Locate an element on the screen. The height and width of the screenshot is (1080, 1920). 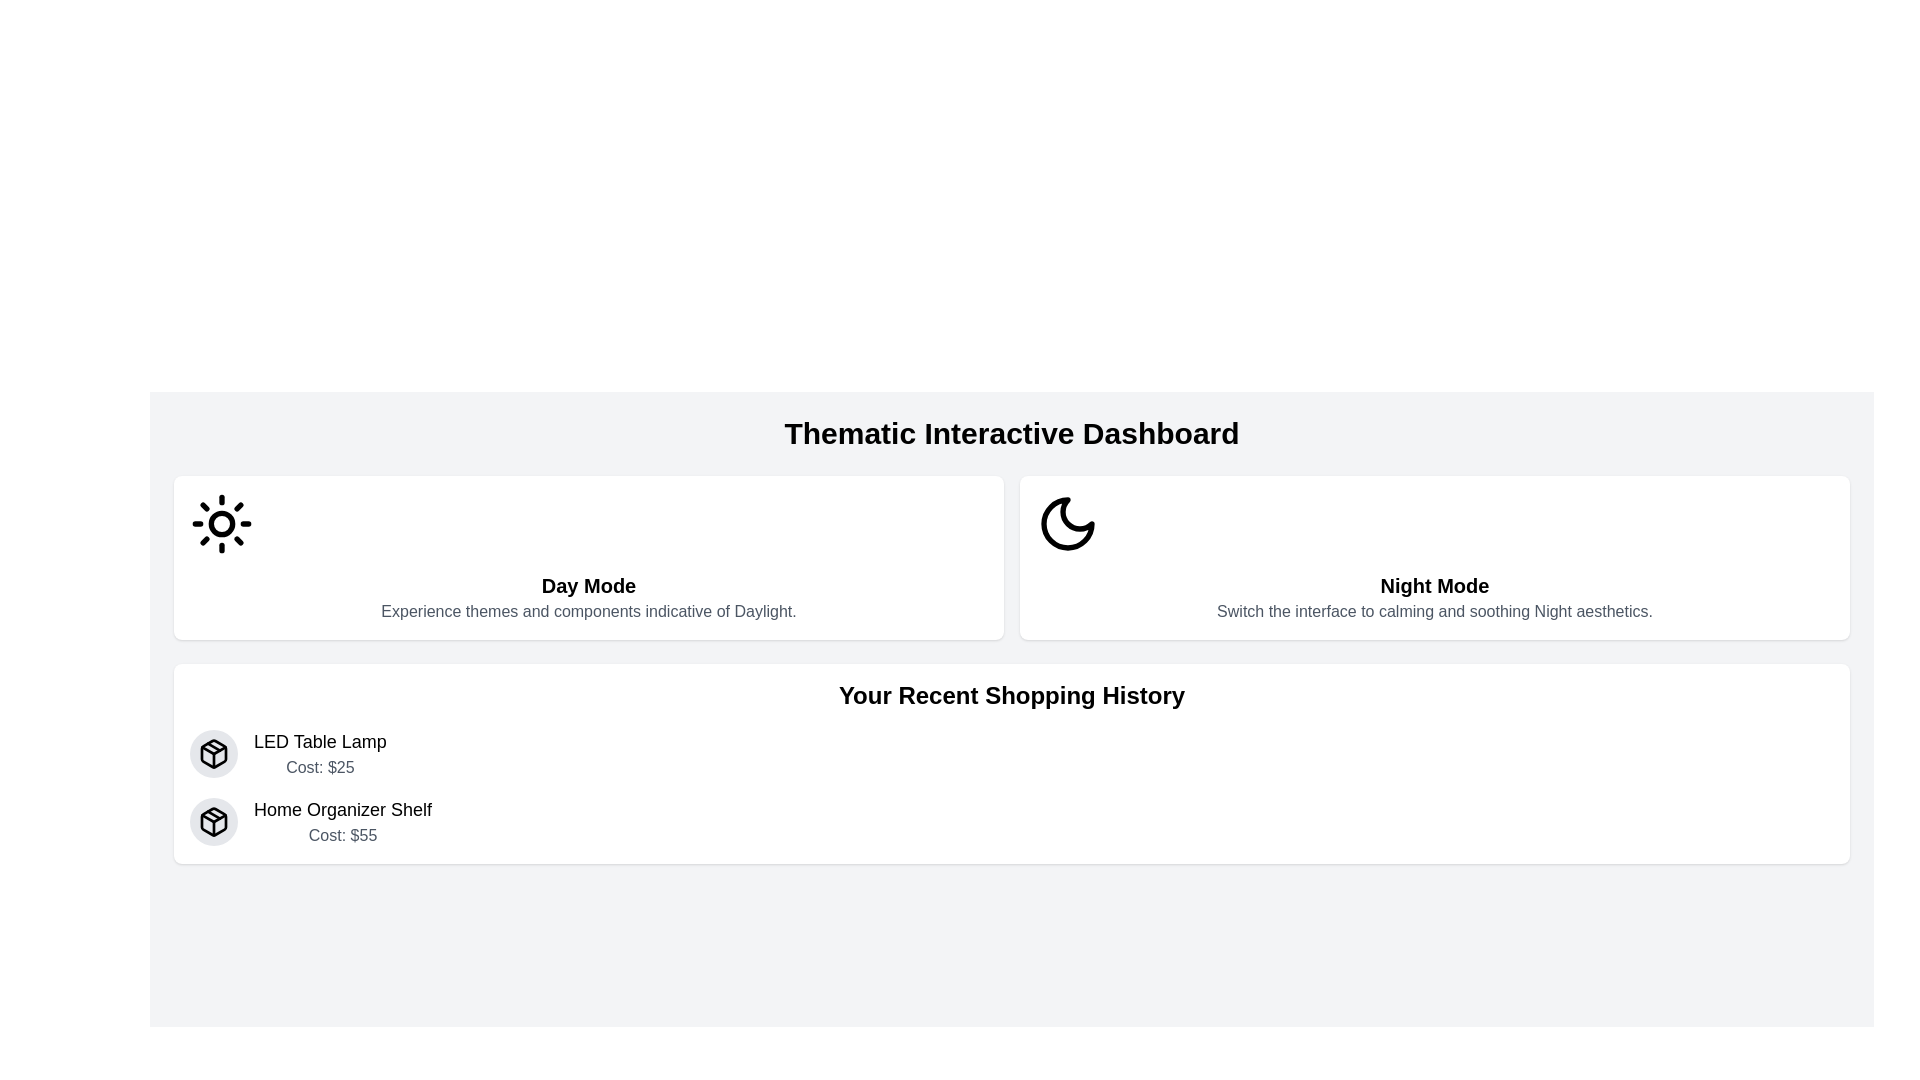
the Interactive card that represents the 'Day Mode' interface theme, located in the upper section of the layout to the left of the 'Night Mode' card is located at coordinates (588, 558).